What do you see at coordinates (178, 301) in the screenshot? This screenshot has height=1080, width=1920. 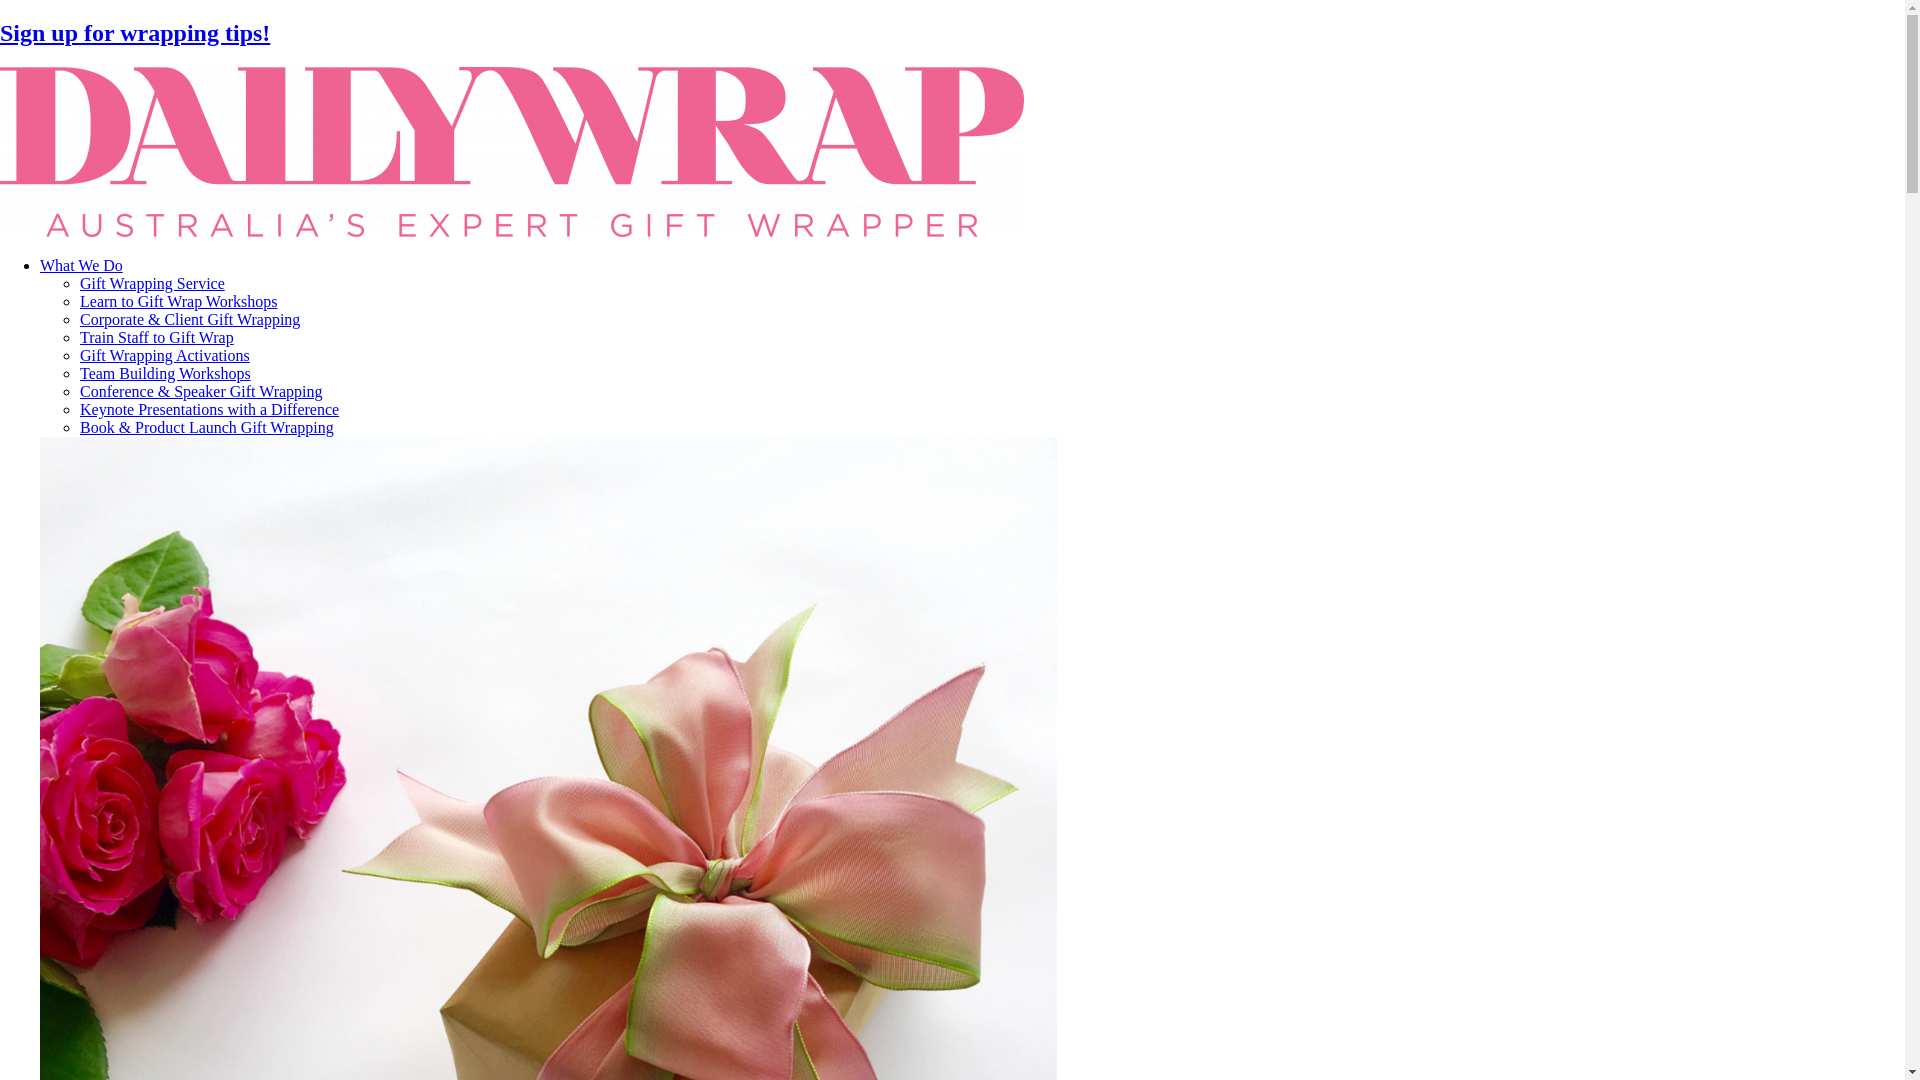 I see `'Learn to Gift Wrap Workshops'` at bounding box center [178, 301].